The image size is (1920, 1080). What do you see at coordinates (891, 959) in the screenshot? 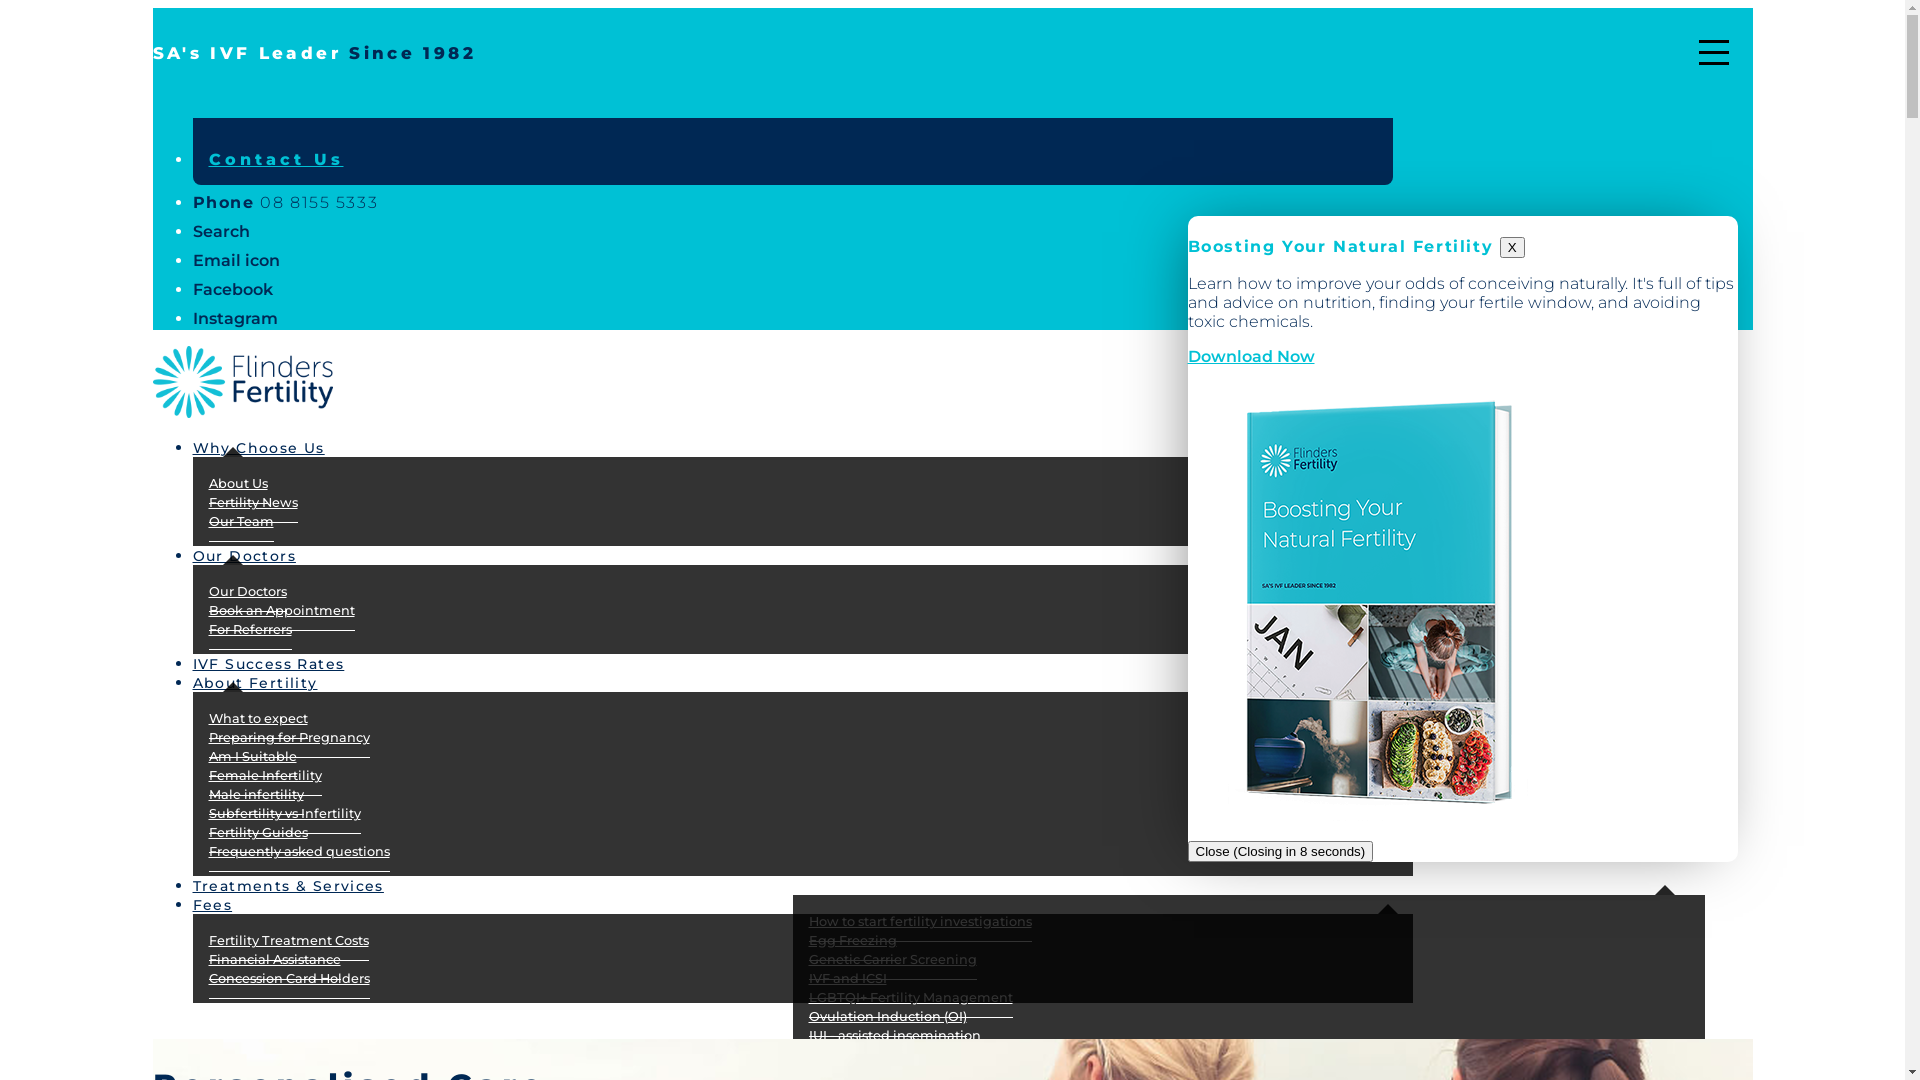
I see `'Genetic Carrier Screening'` at bounding box center [891, 959].